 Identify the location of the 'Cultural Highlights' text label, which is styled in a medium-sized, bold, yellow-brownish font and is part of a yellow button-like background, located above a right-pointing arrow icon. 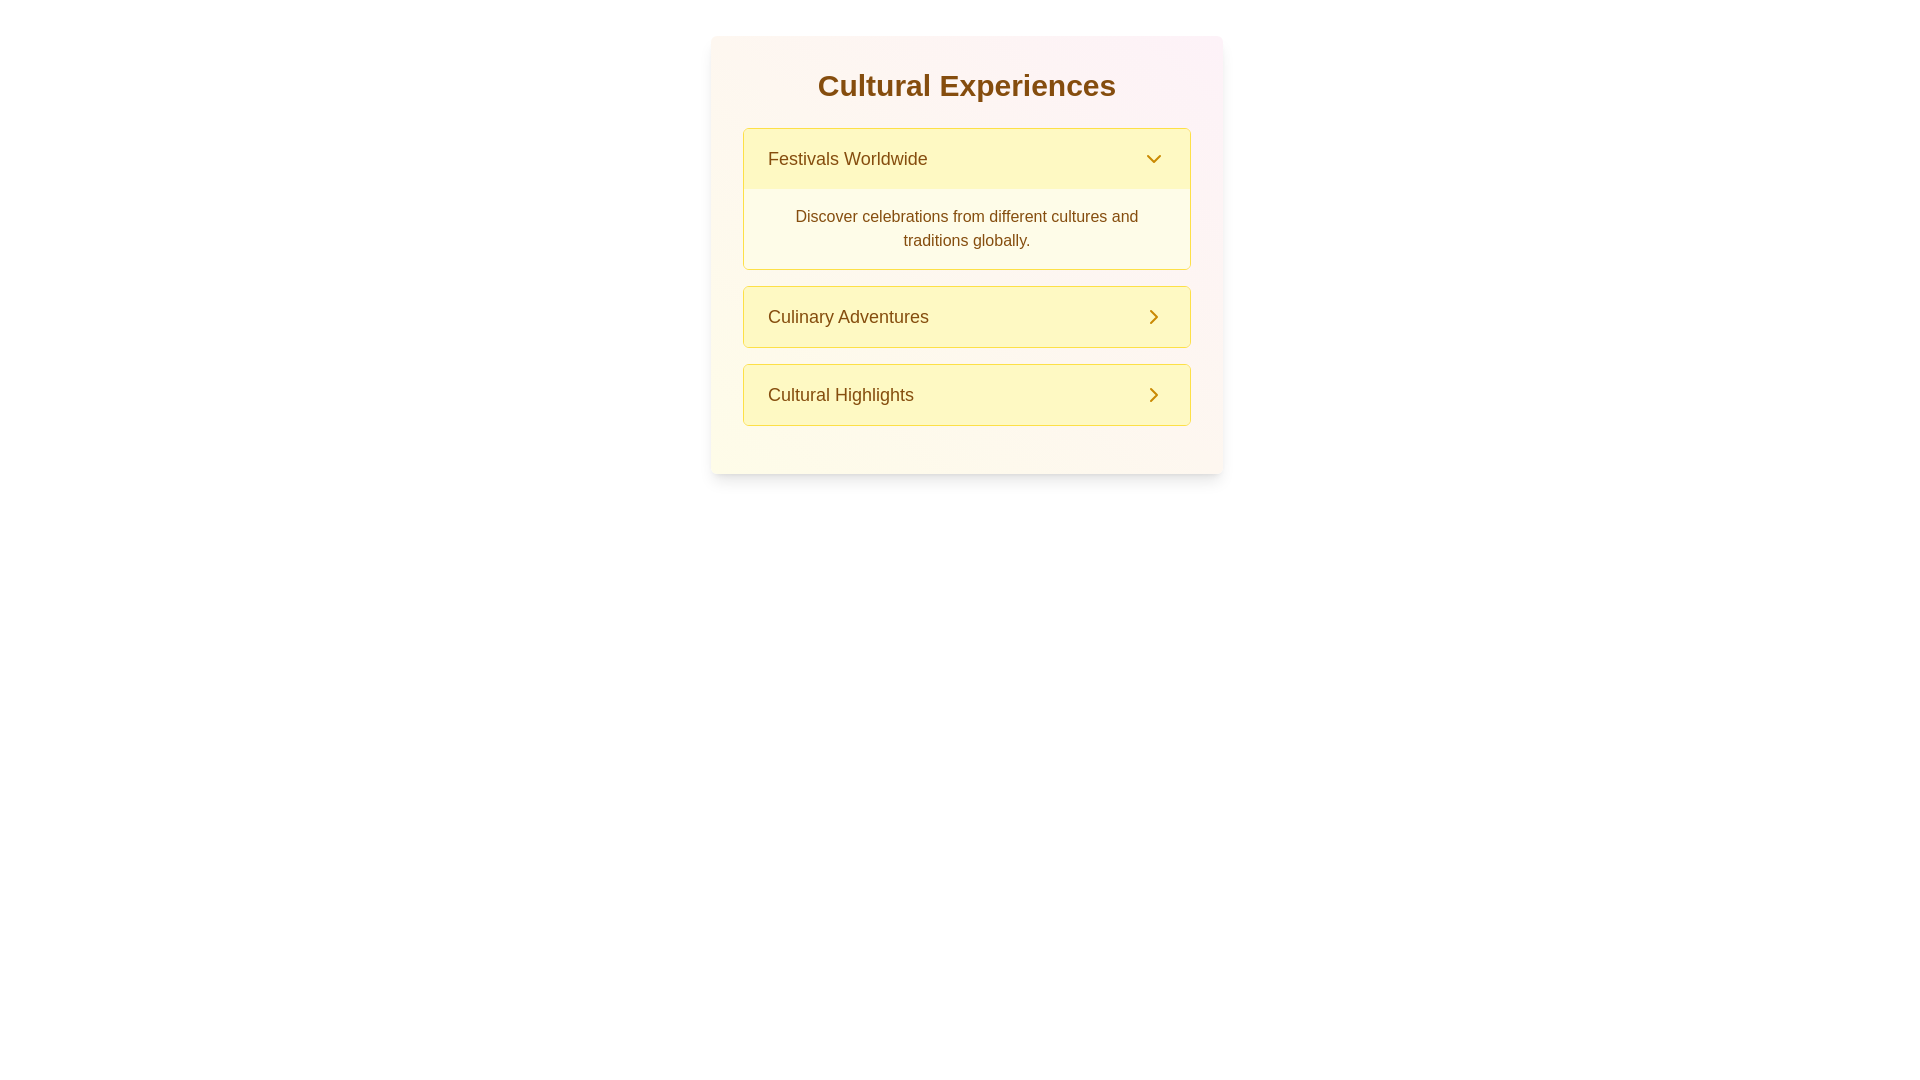
(840, 394).